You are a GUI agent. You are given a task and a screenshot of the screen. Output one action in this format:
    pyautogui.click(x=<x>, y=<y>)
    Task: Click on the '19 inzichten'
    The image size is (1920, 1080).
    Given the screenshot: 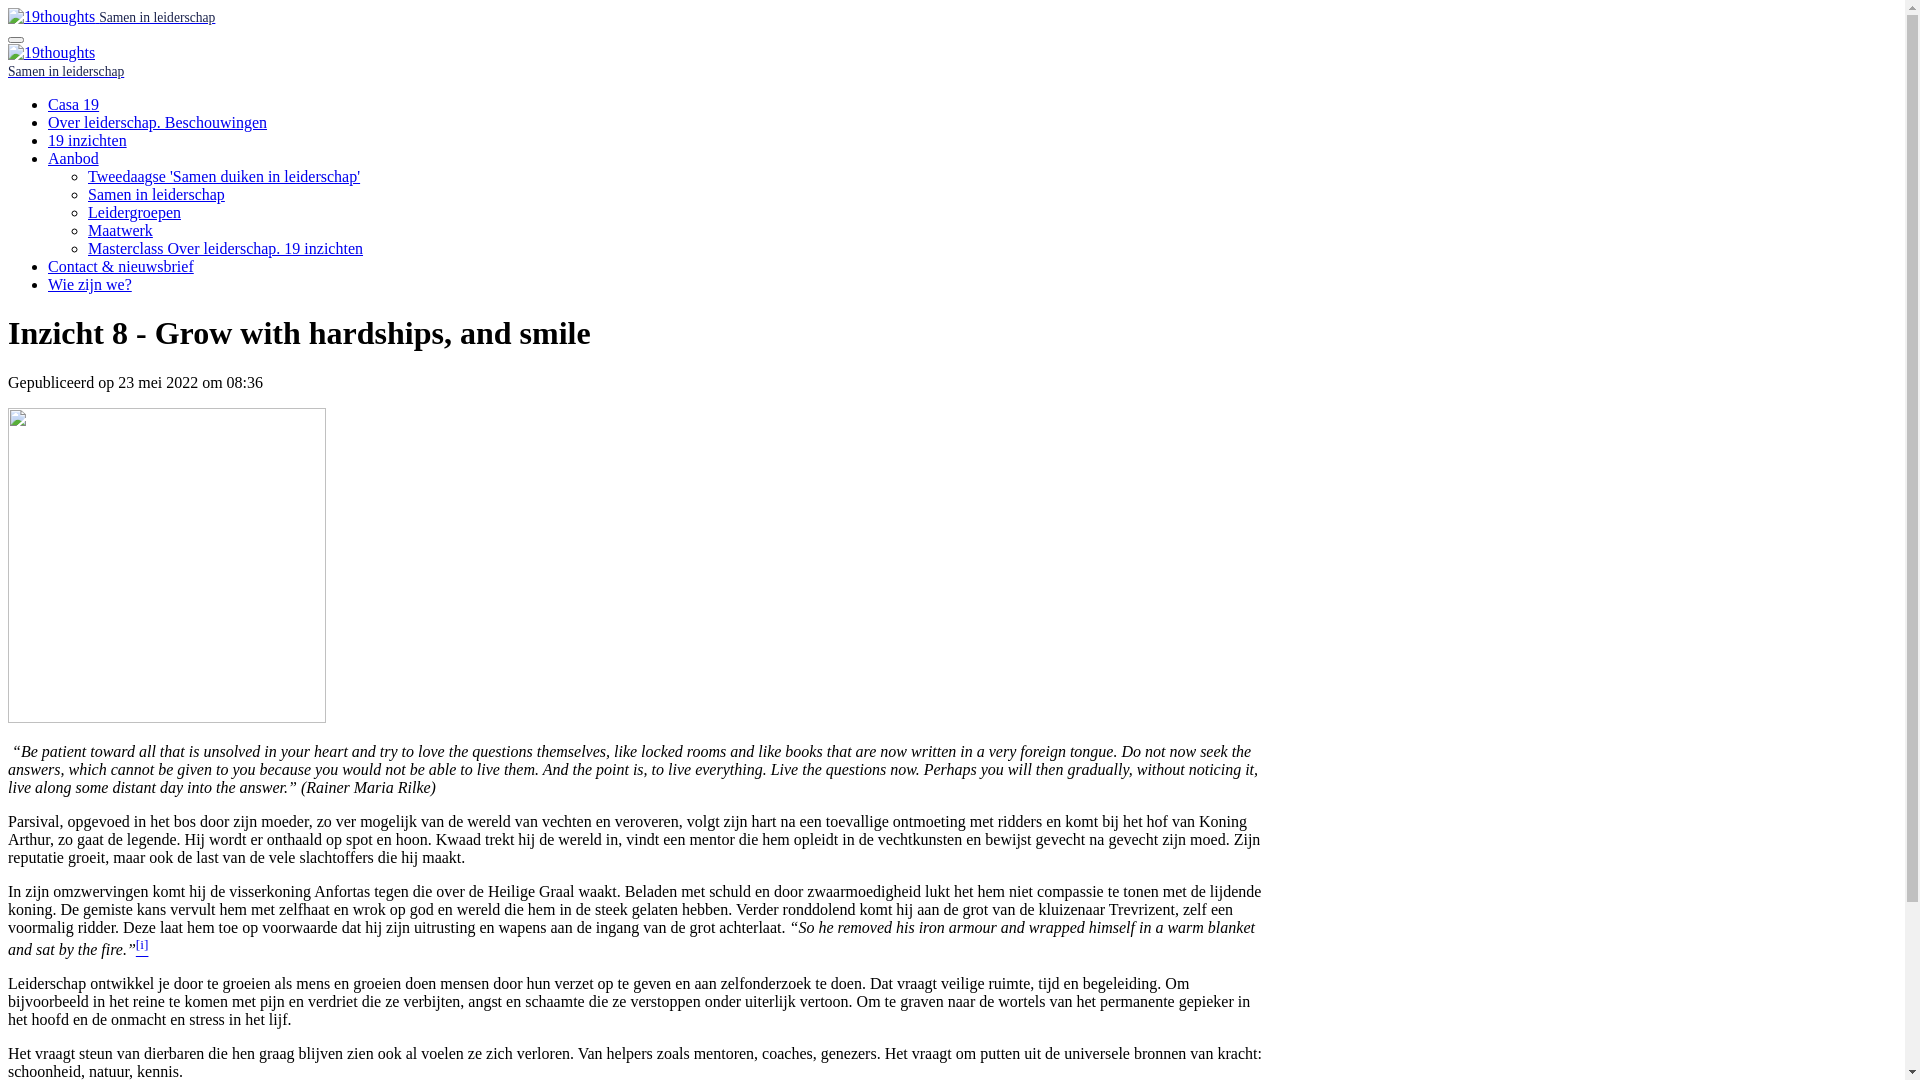 What is the action you would take?
    pyautogui.click(x=48, y=139)
    